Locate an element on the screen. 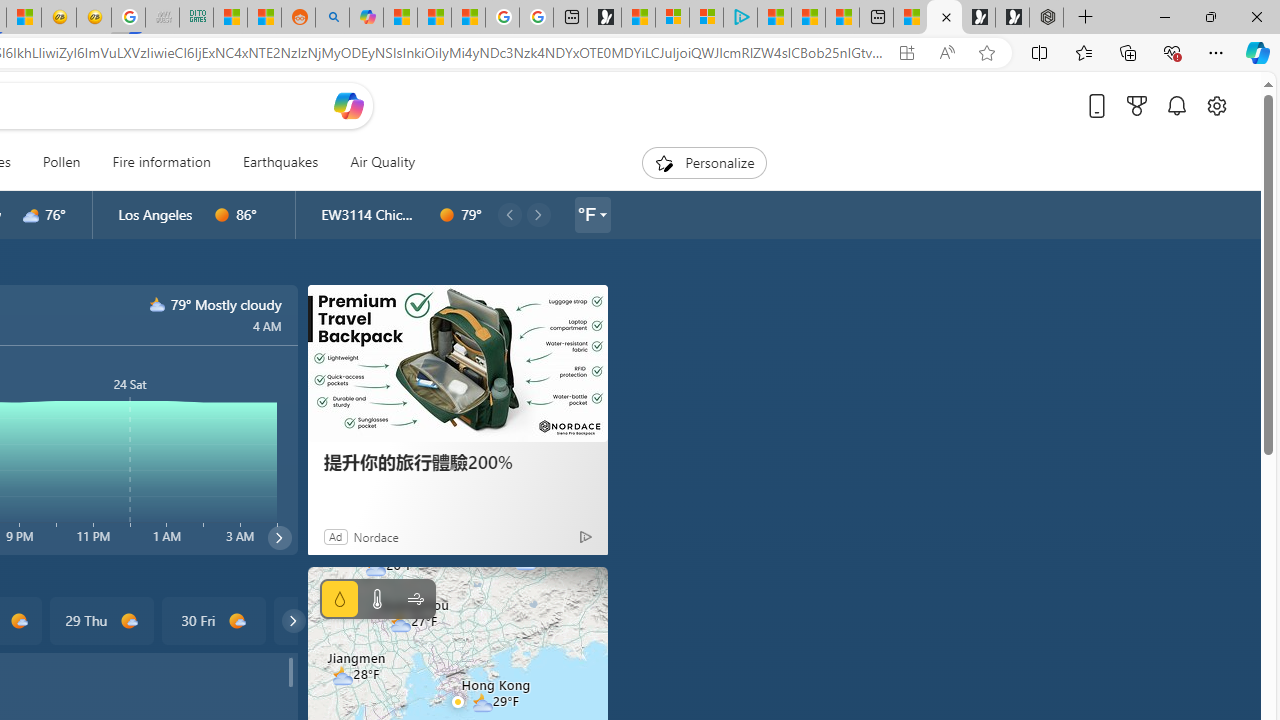 Image resolution: width=1280 pixels, height=720 pixels. 'Microsoft Copilot in Bing' is located at coordinates (366, 17).